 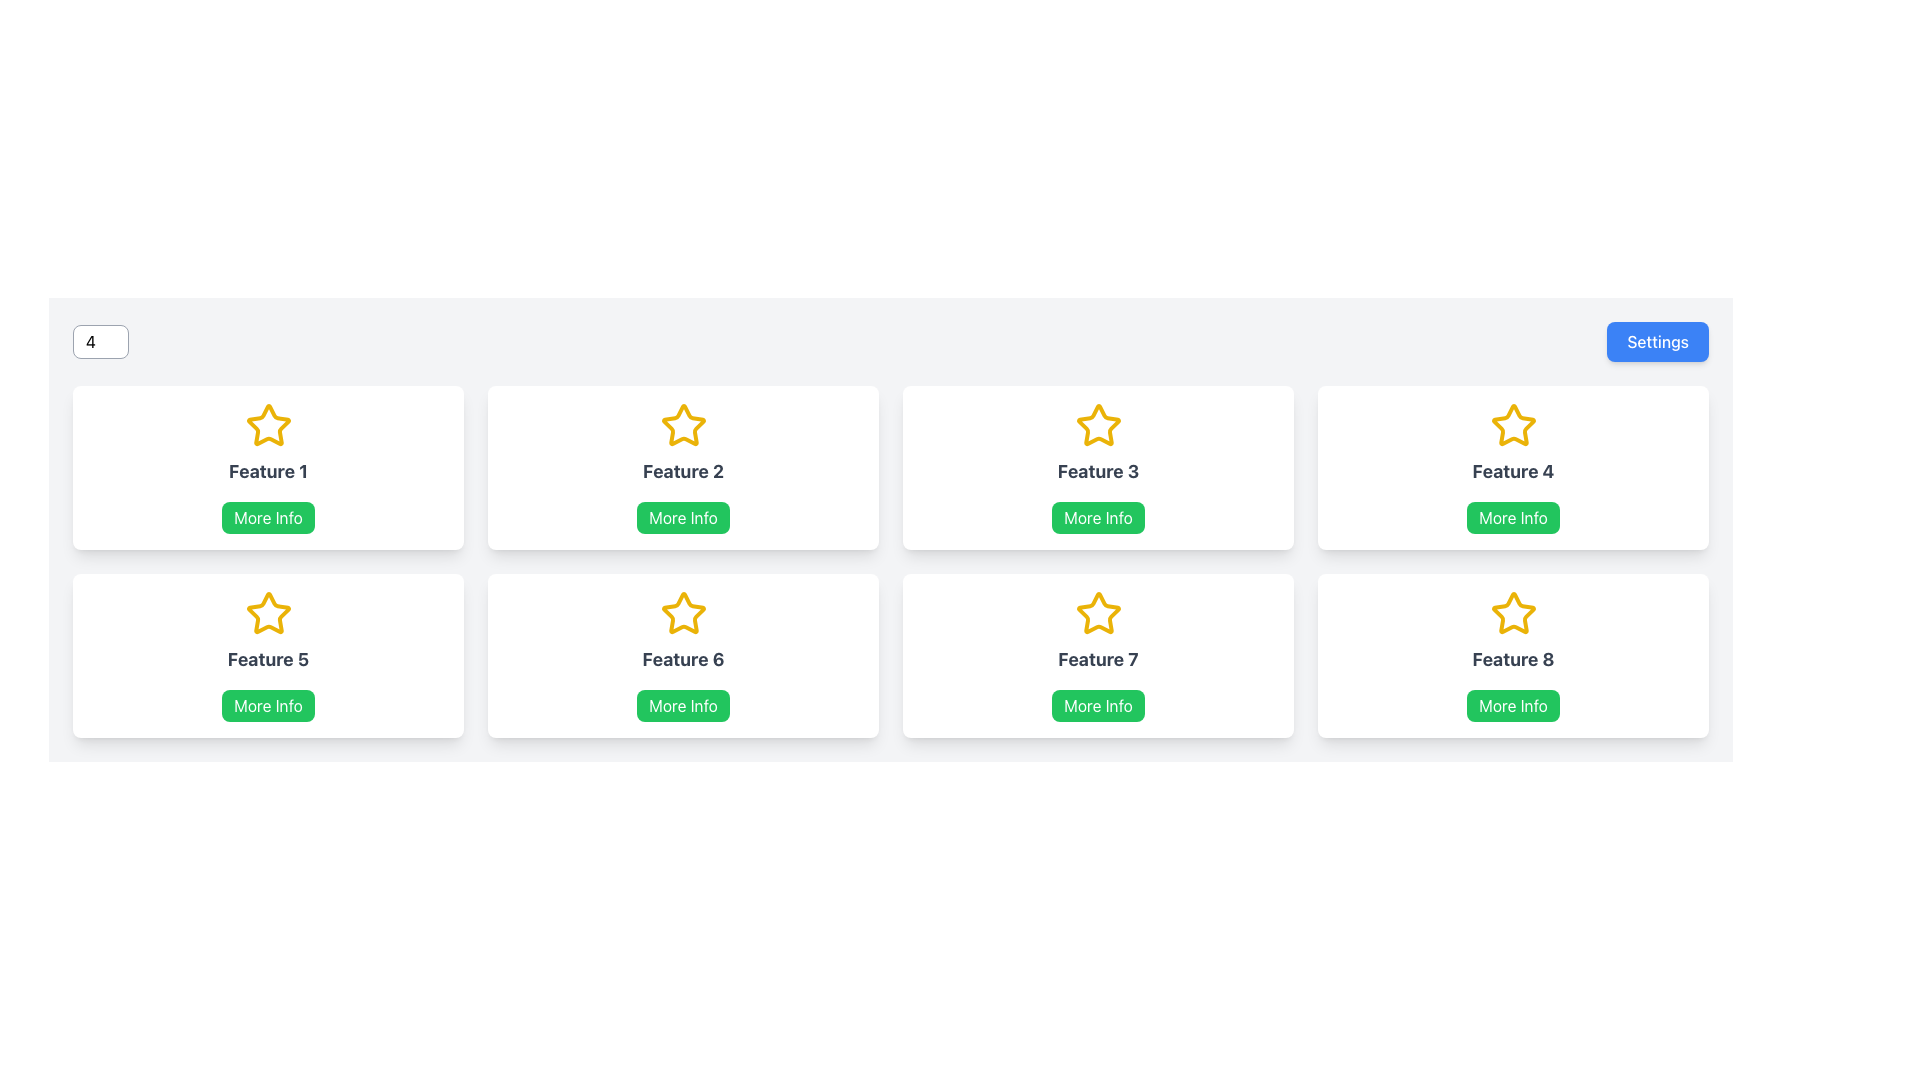 I want to click on the yellow star icon with a hollow center located in the upper-left corner of the 'Feature 1' card layout, so click(x=267, y=424).